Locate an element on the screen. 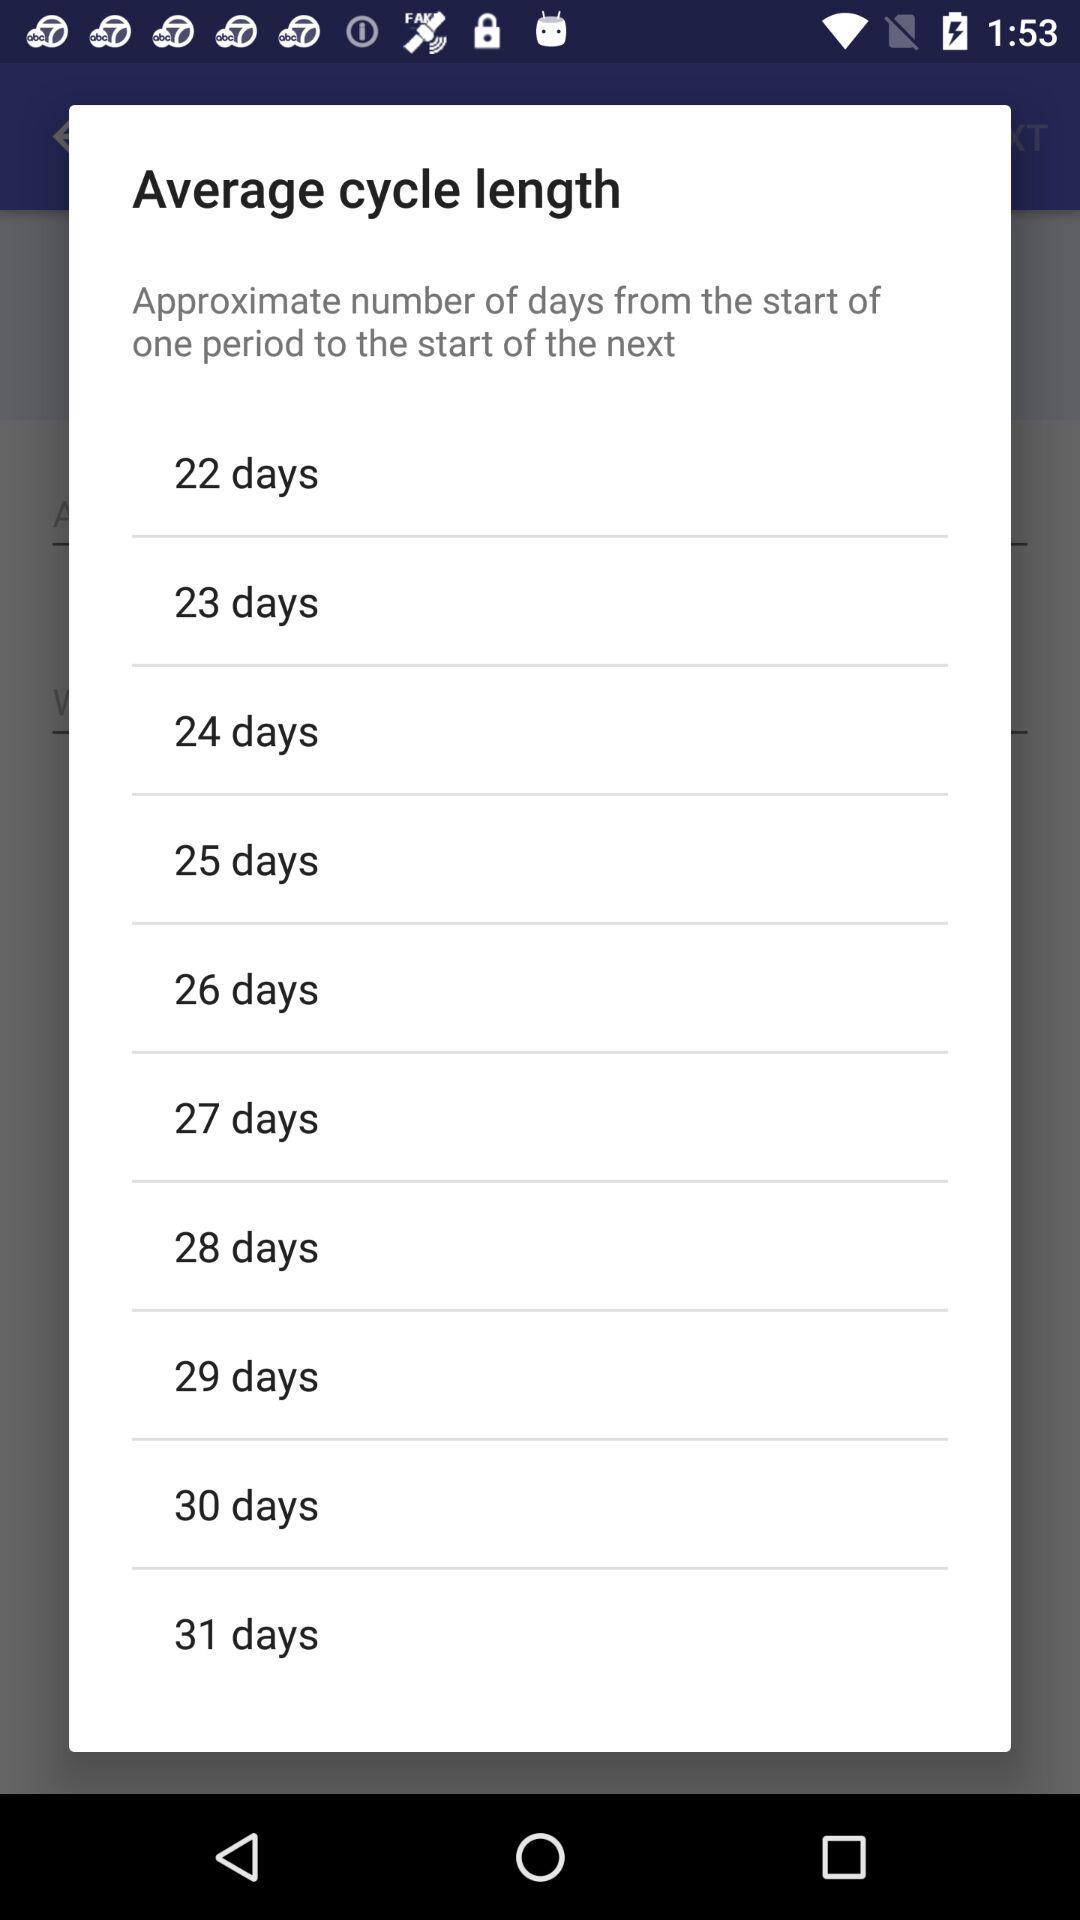 This screenshot has width=1080, height=1920. icon above 24 days icon is located at coordinates (540, 599).